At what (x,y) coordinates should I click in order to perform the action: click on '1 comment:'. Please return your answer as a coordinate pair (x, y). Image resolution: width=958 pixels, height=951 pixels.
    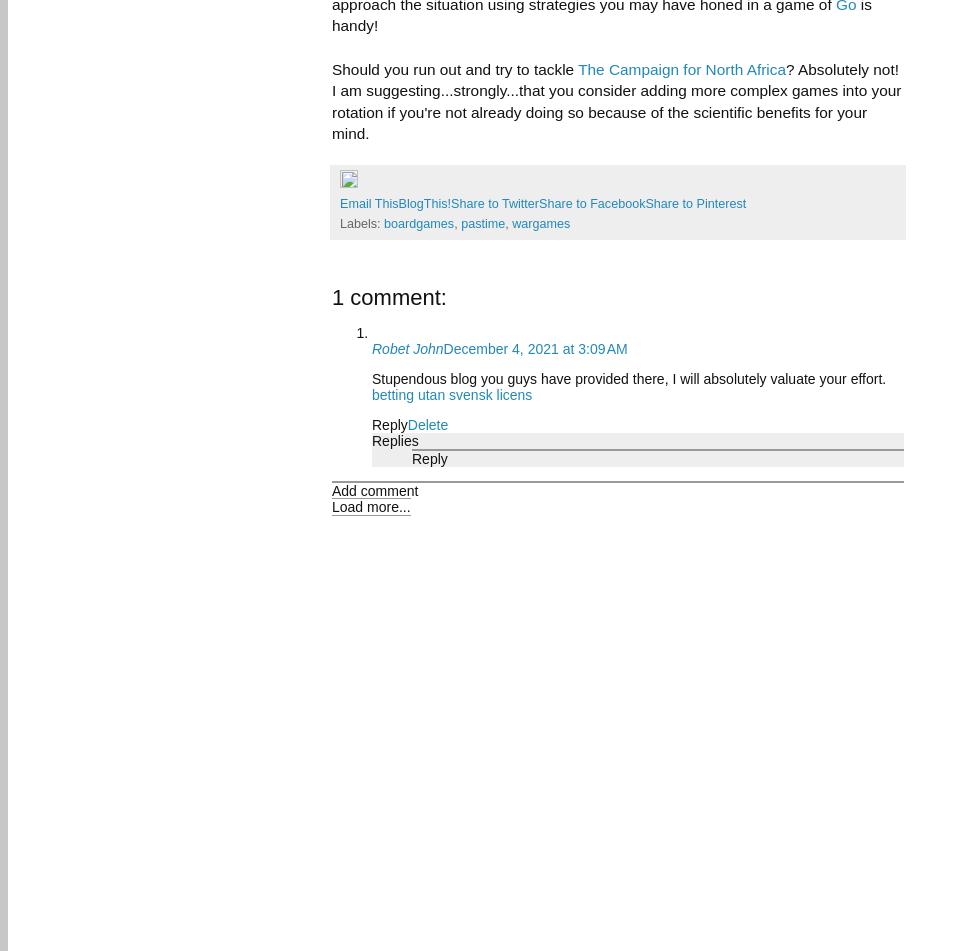
    Looking at the image, I should click on (331, 297).